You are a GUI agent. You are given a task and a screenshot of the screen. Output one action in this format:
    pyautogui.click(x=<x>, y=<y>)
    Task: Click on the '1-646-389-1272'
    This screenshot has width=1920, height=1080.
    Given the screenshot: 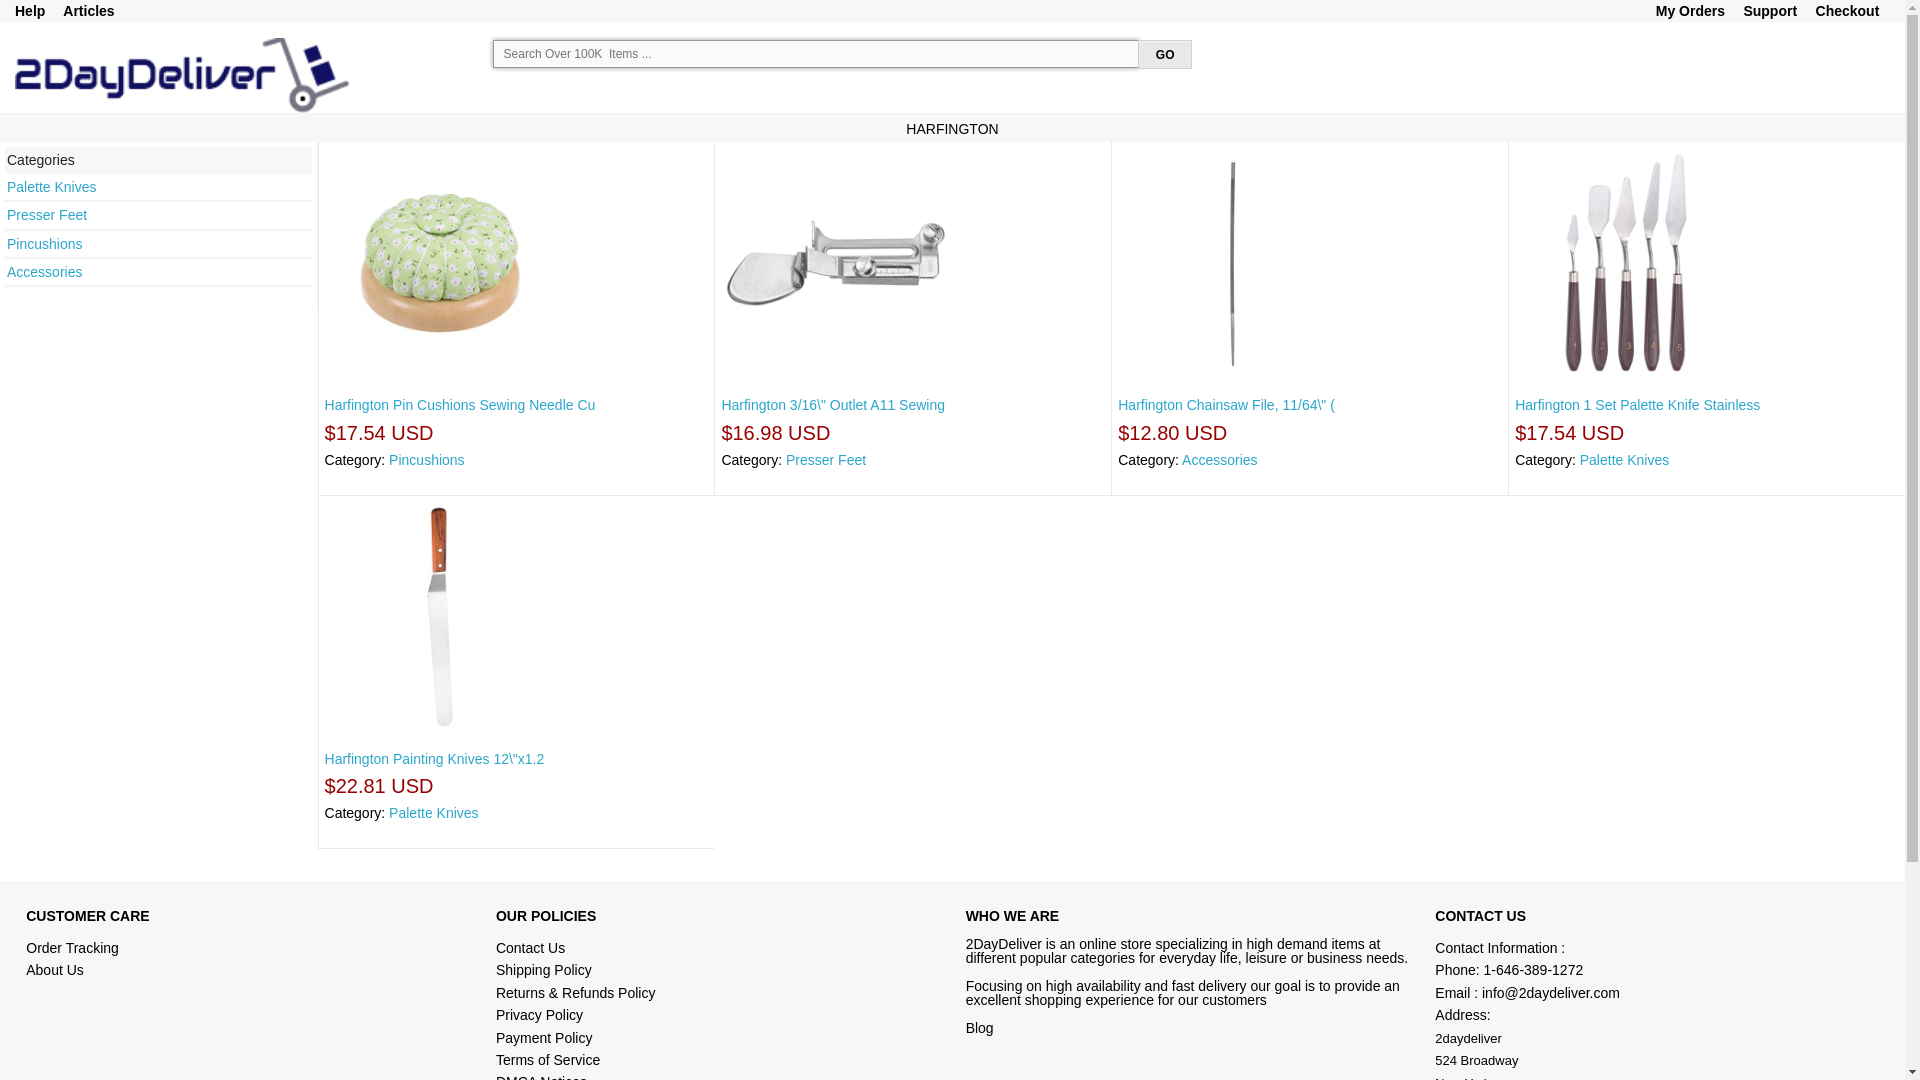 What is the action you would take?
    pyautogui.click(x=1533, y=968)
    